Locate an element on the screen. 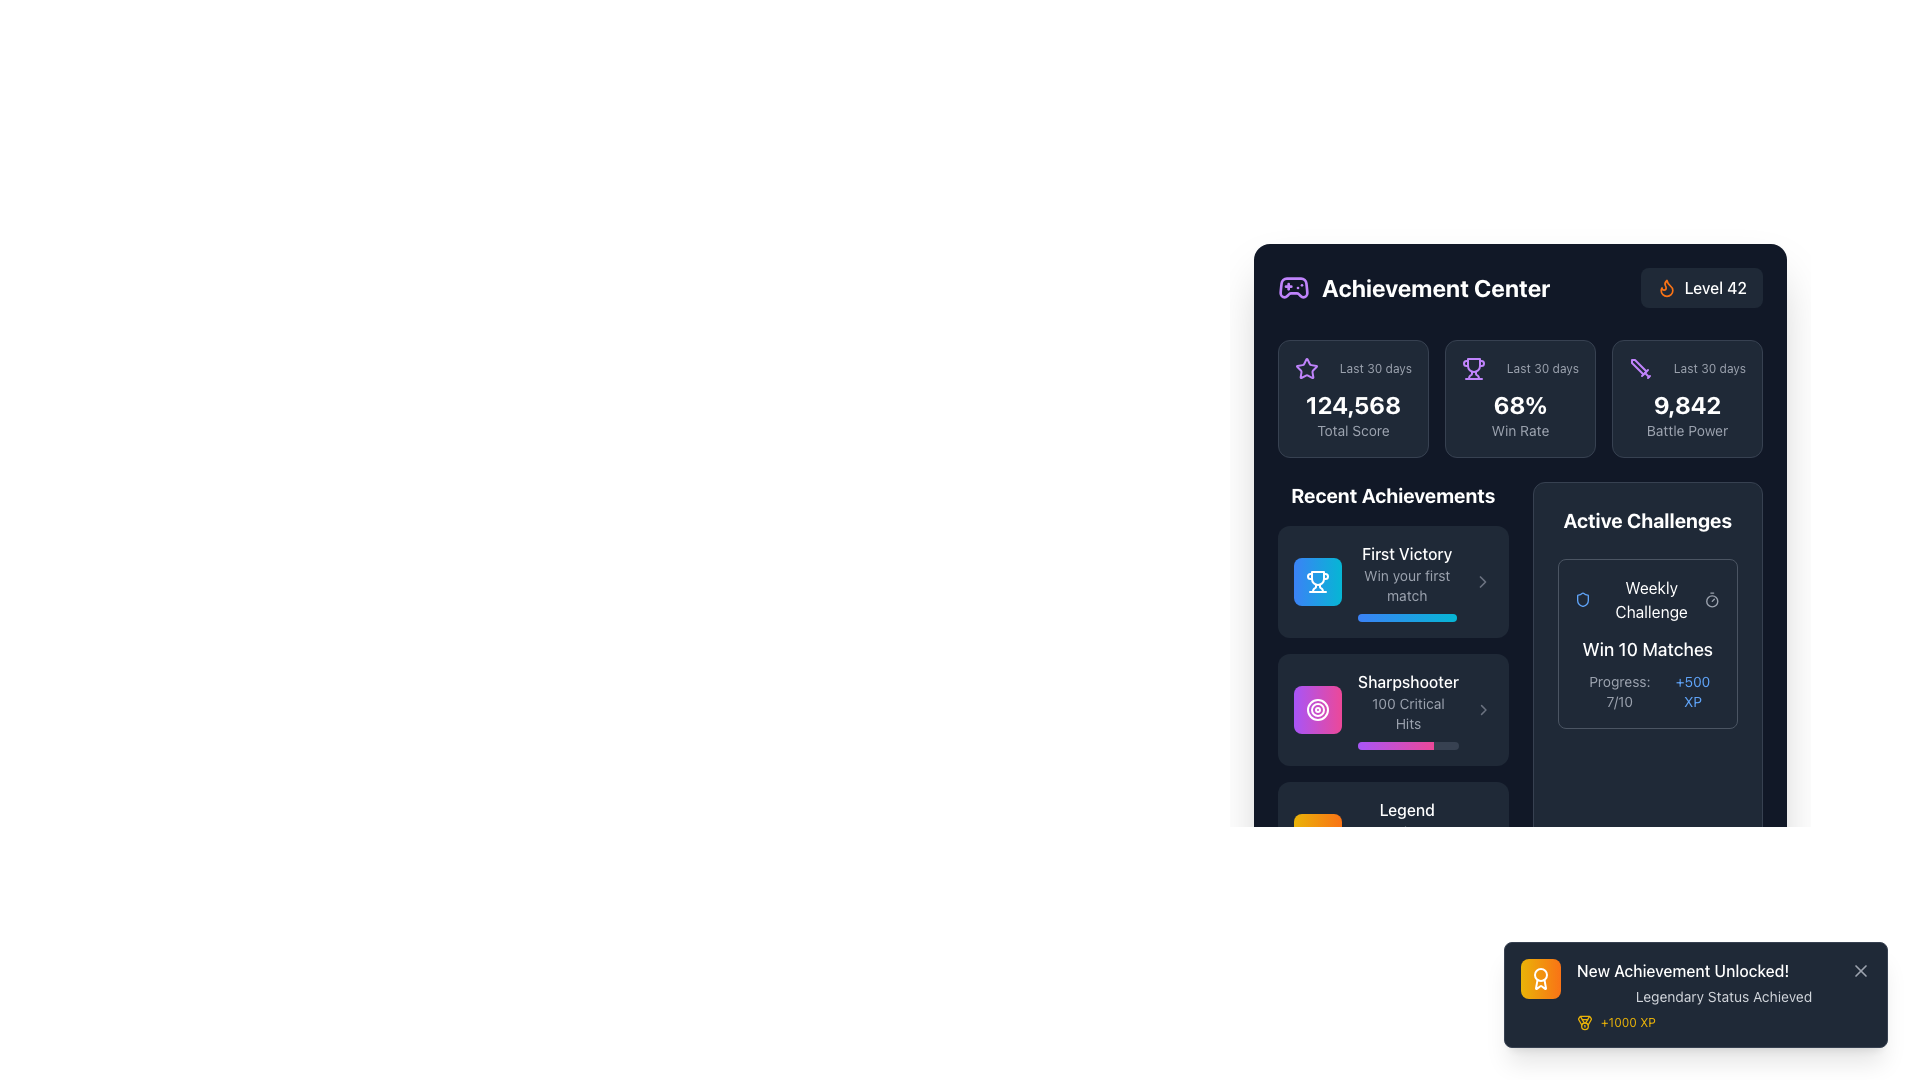  the Card displaying numeric data and associated description in the Achievement Center is located at coordinates (1353, 398).